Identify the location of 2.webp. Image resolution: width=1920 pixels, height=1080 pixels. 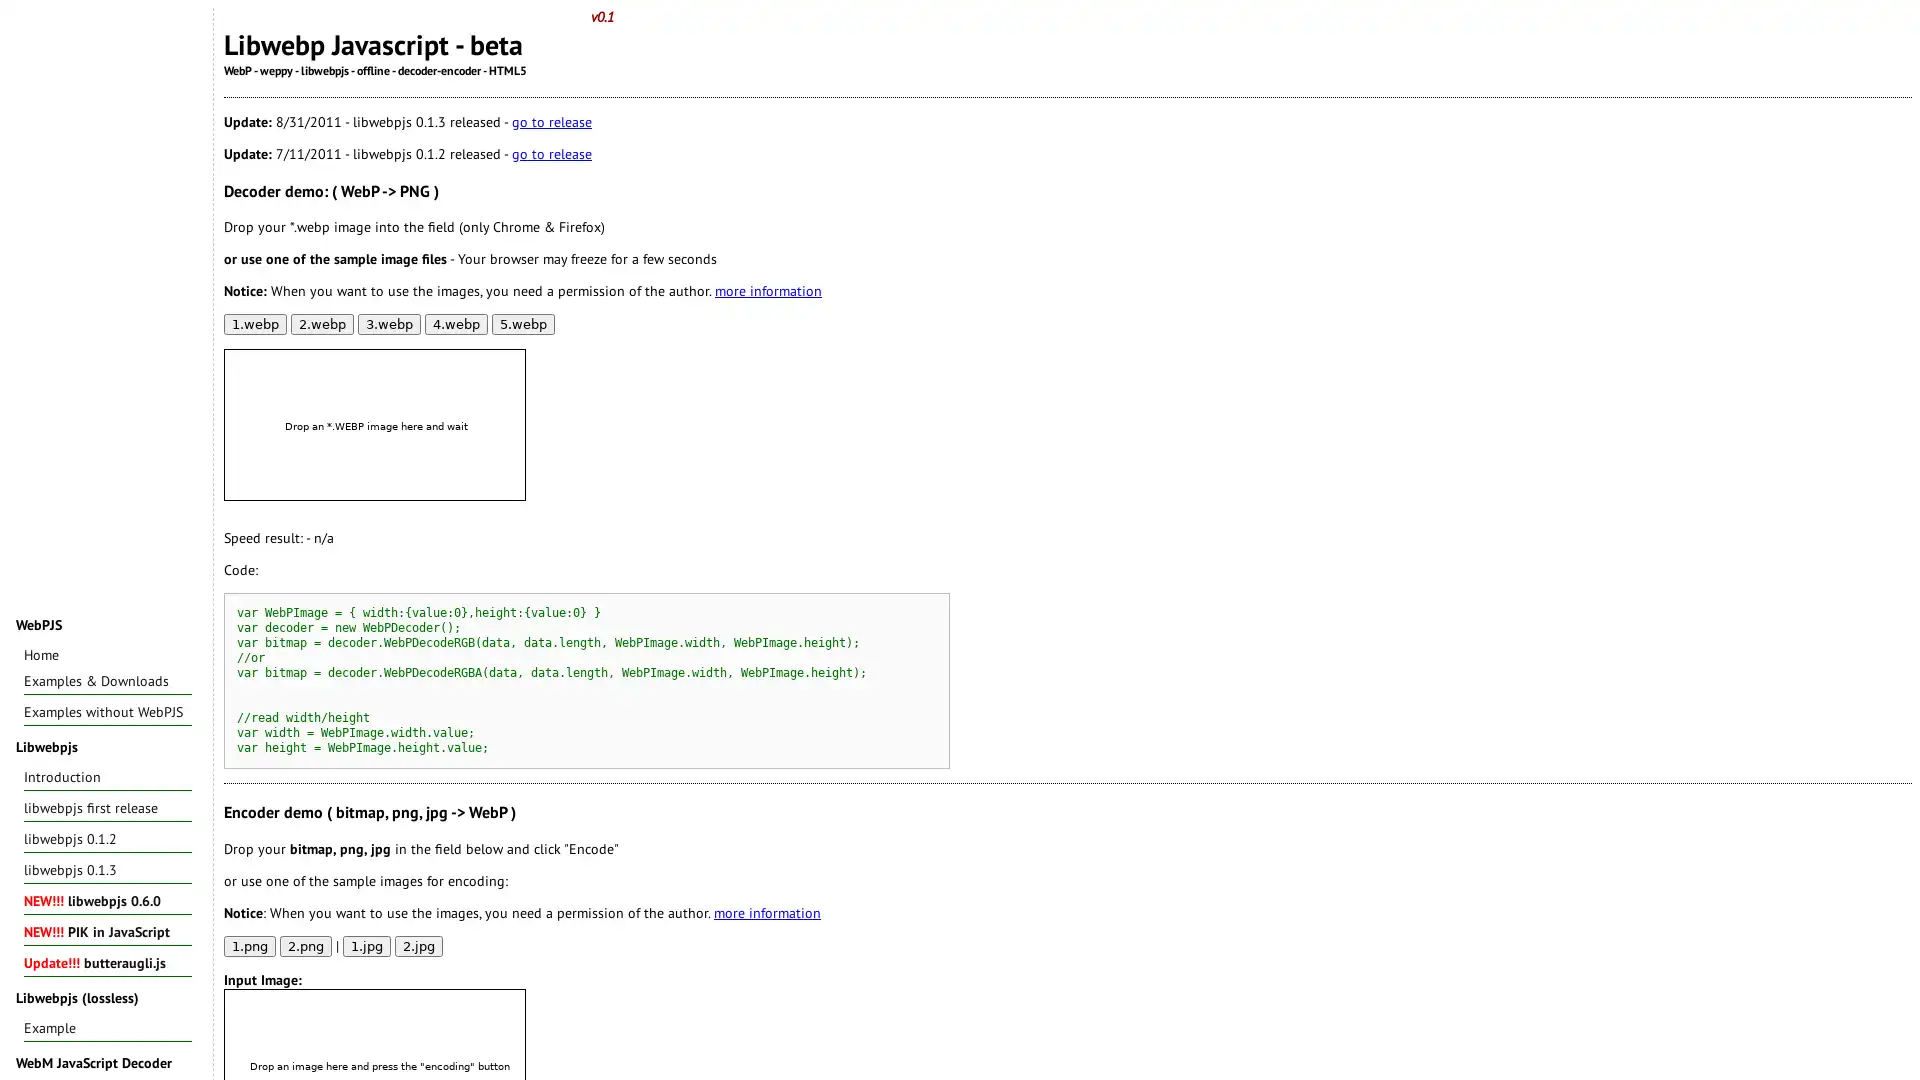
(322, 323).